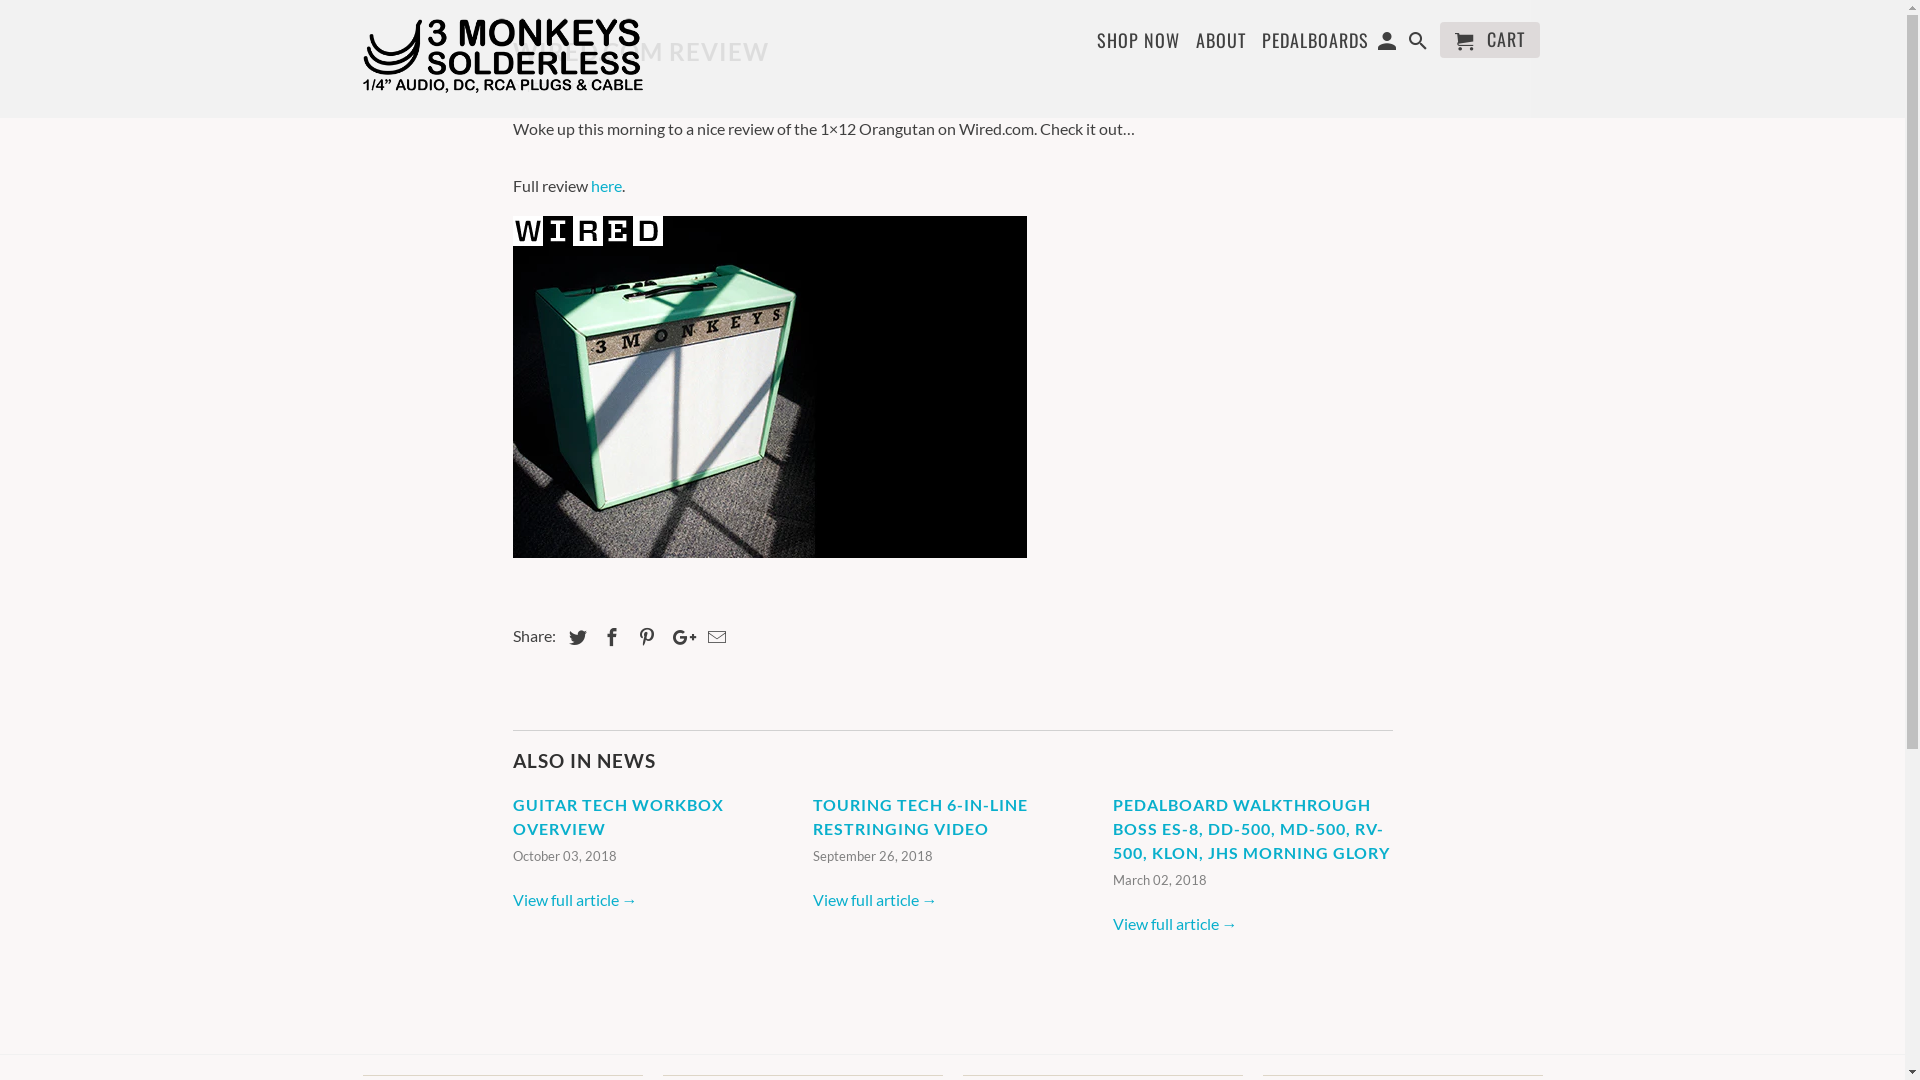 The image size is (1920, 1080). I want to click on 'Search', so click(1419, 43).